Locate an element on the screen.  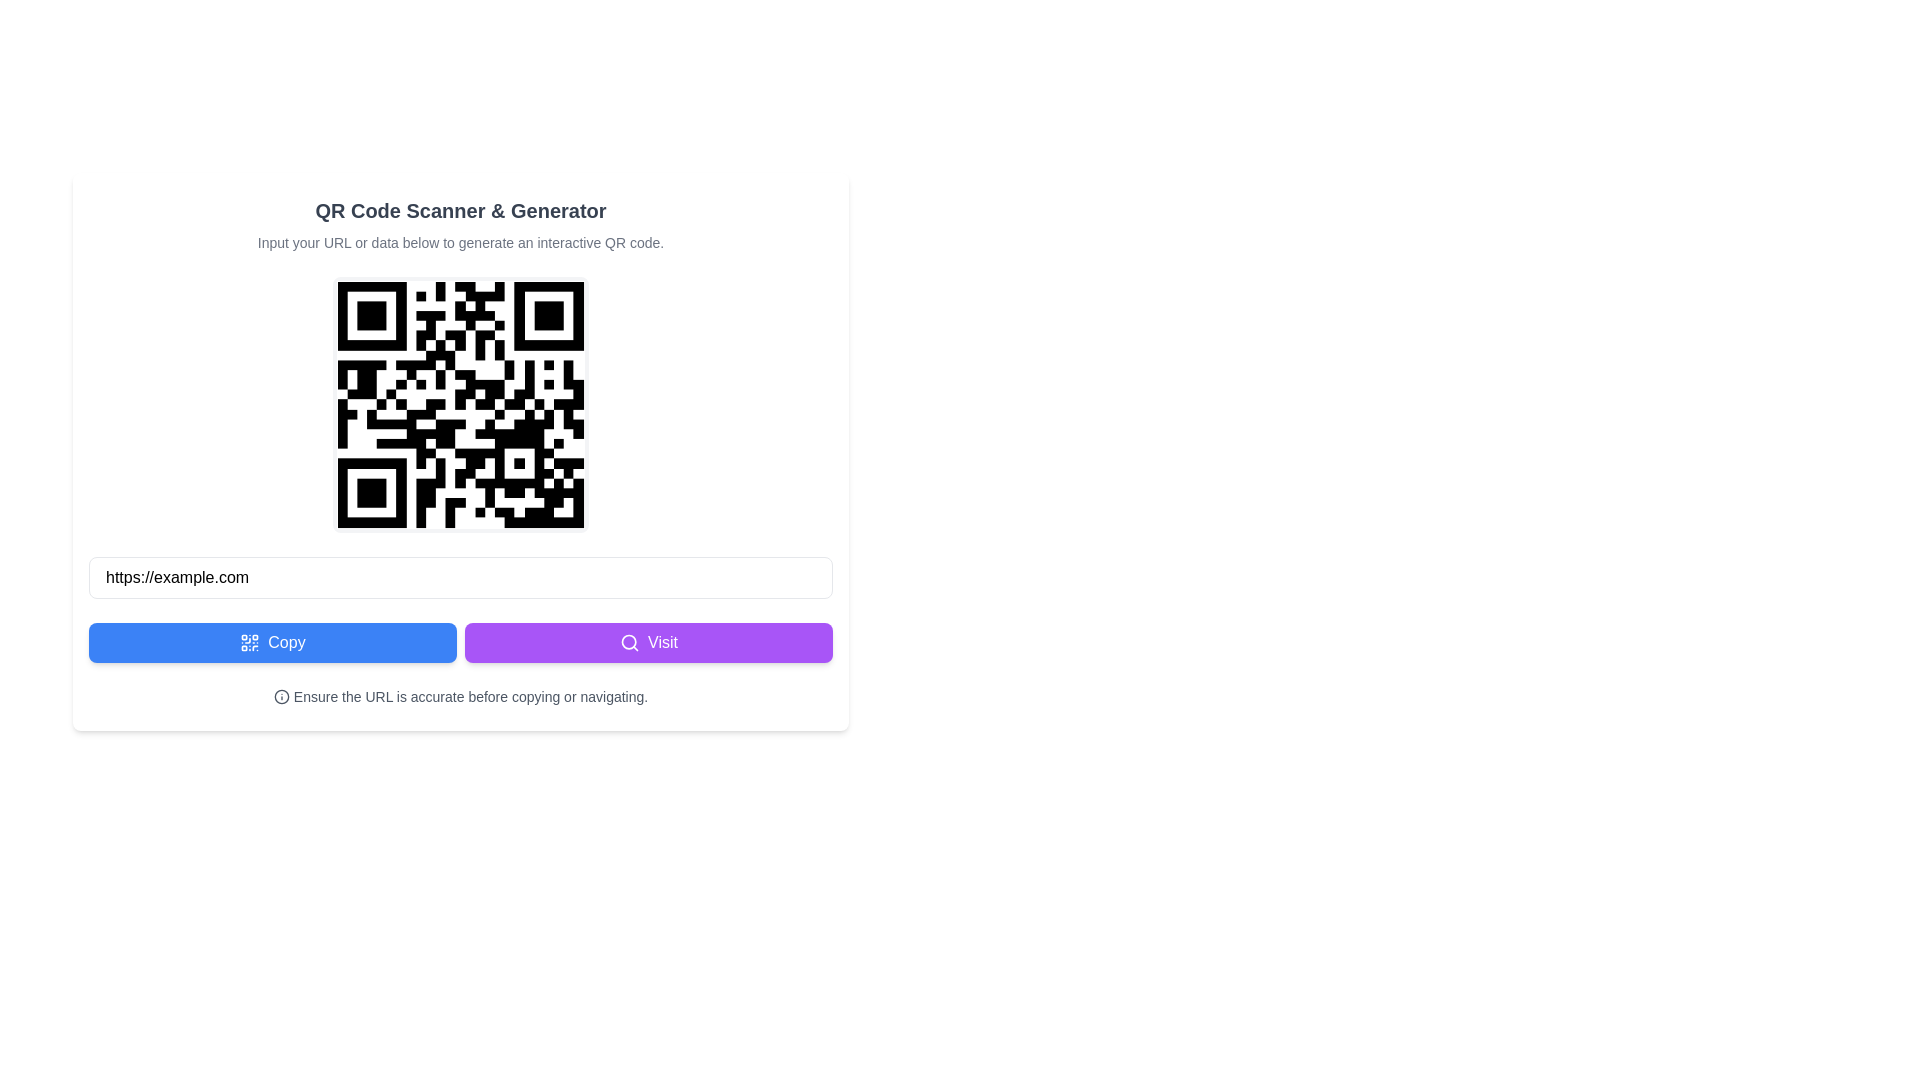
the QR code functionality icon located to the left of the blue 'Copy' button in the QR code generator tool interface is located at coordinates (249, 643).